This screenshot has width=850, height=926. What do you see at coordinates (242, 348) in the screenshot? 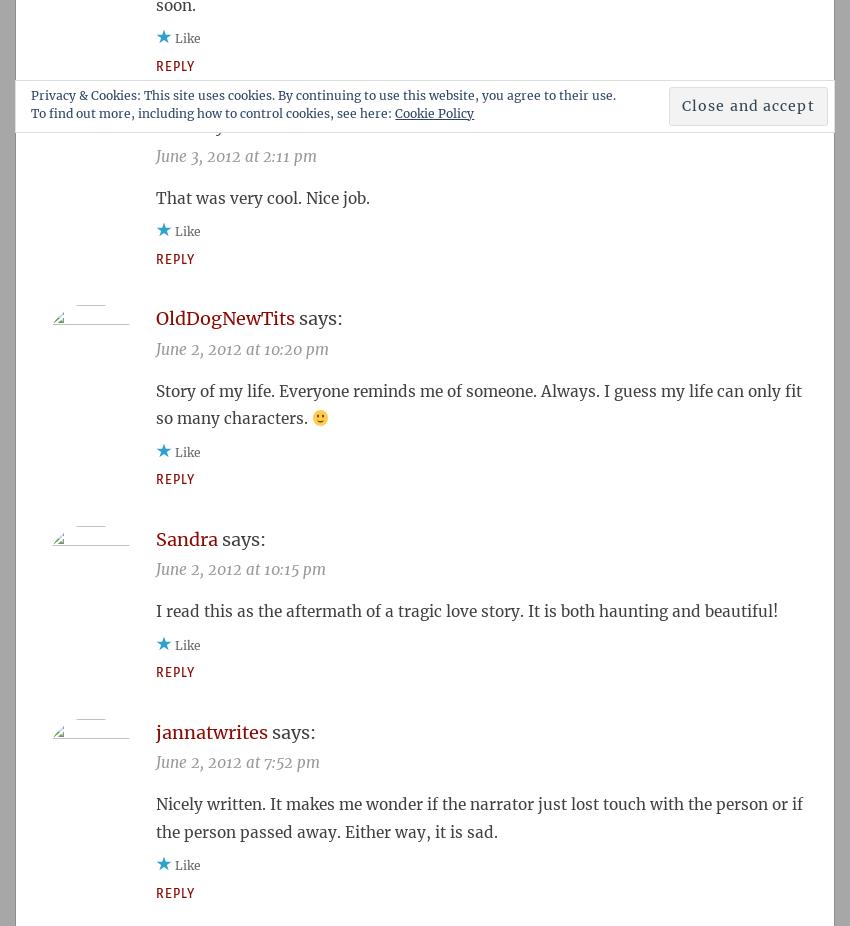
I see `'June 2, 2012 at 10:20 pm'` at bounding box center [242, 348].